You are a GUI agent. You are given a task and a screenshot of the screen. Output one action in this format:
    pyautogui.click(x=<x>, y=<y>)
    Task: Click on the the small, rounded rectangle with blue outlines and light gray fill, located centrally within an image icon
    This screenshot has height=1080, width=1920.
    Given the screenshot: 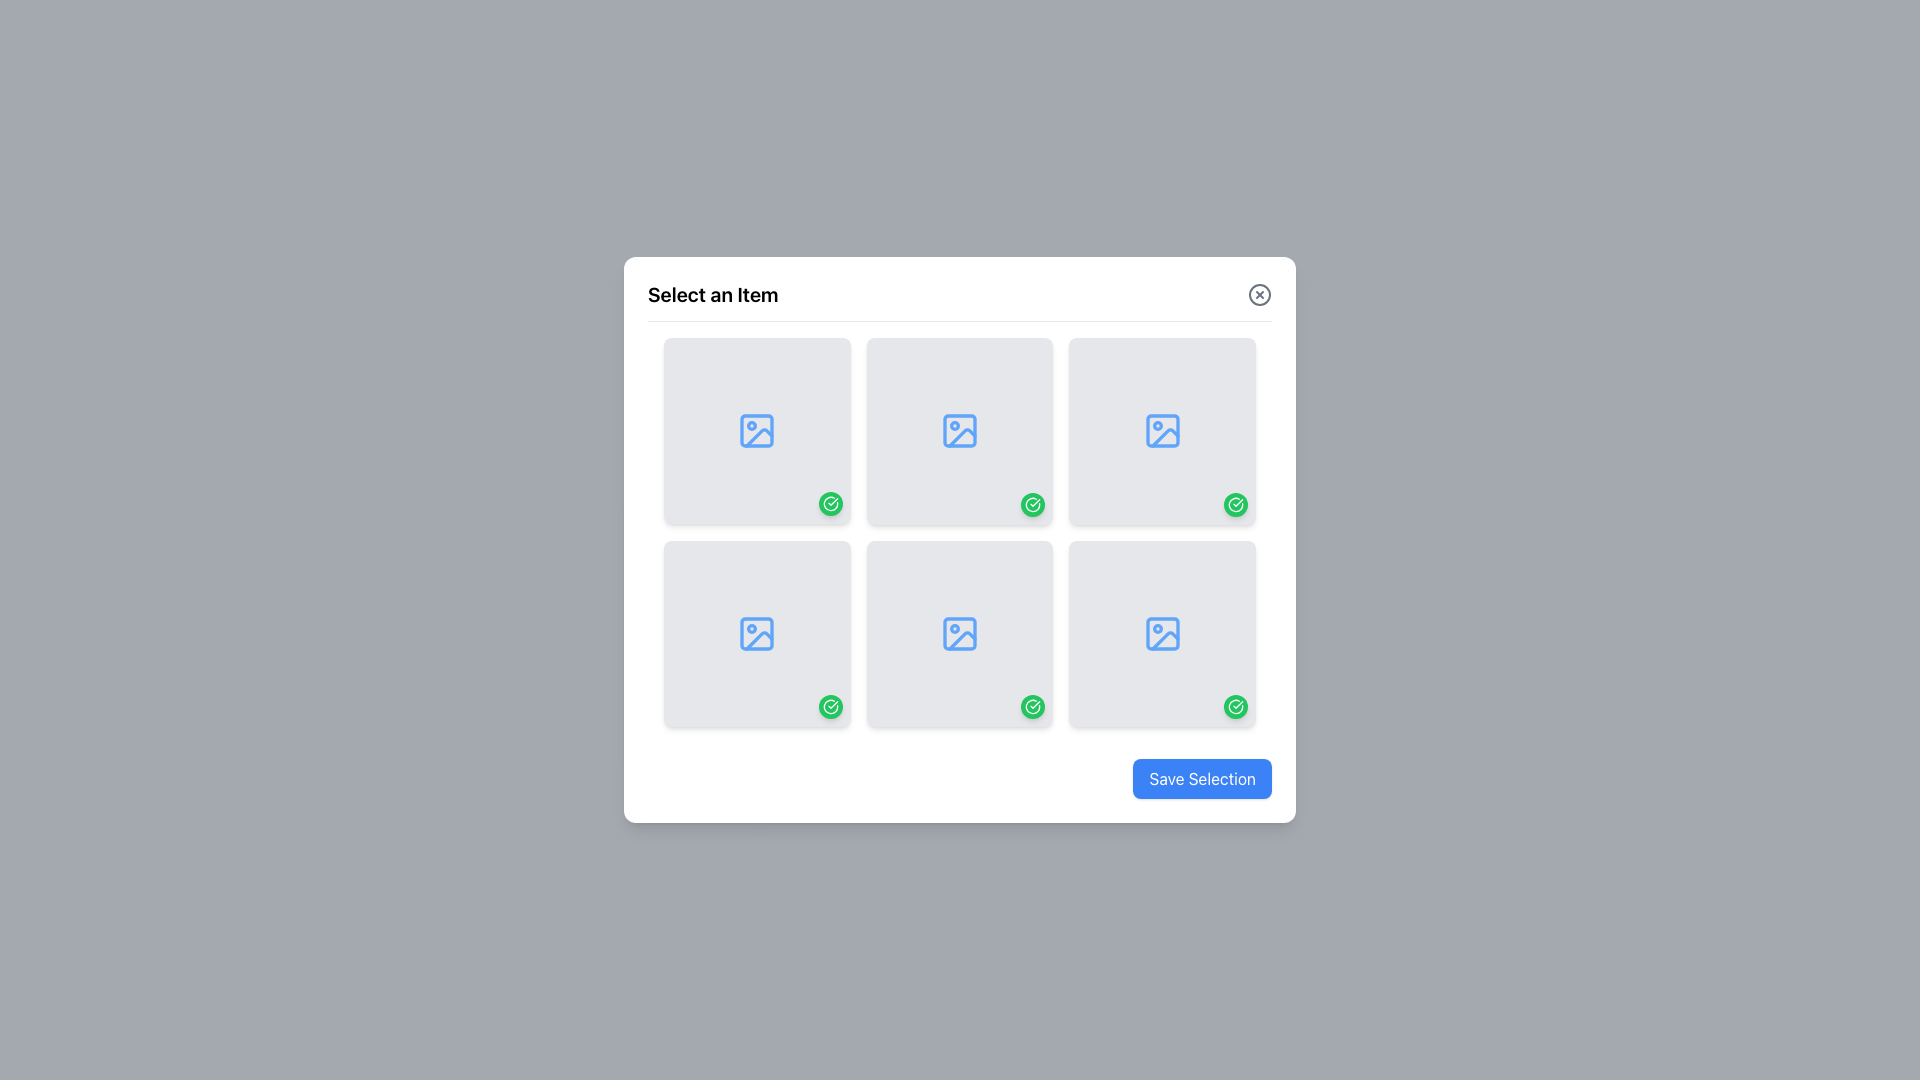 What is the action you would take?
    pyautogui.click(x=960, y=633)
    